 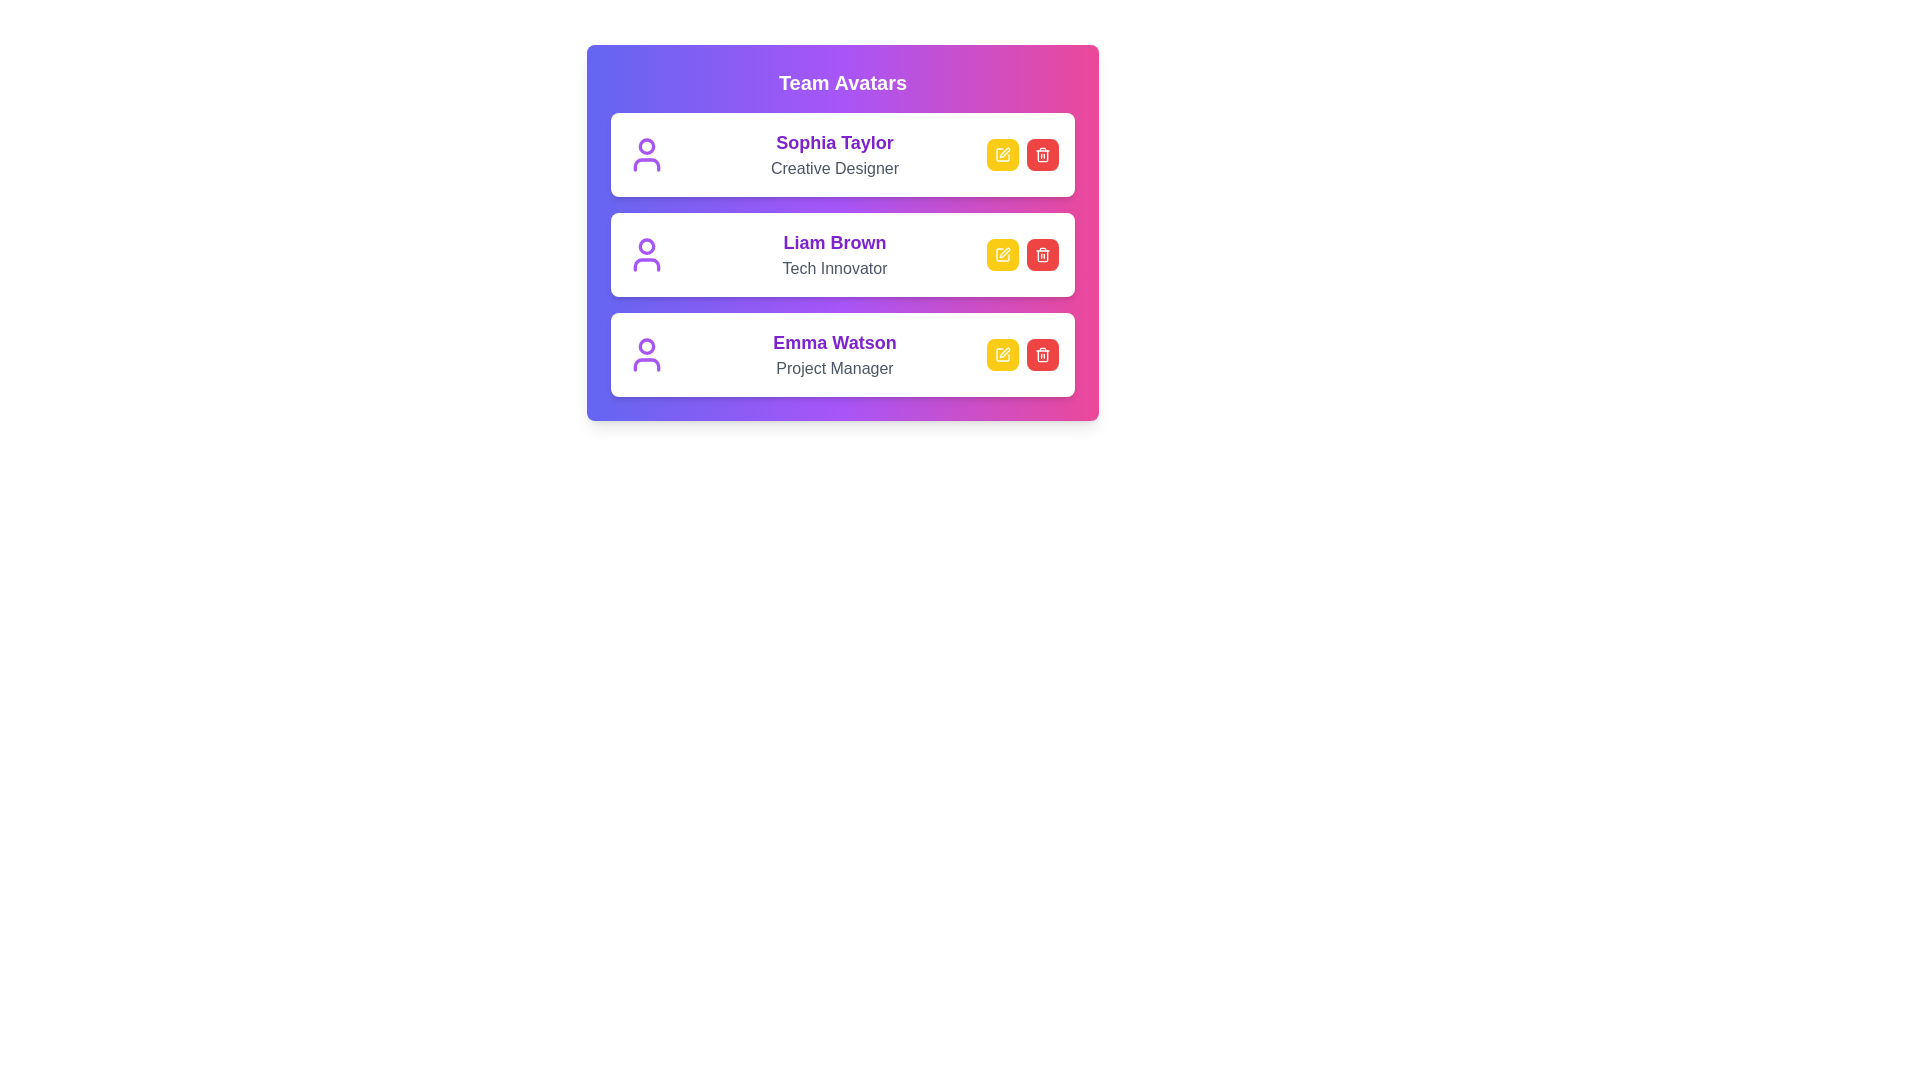 What do you see at coordinates (835, 353) in the screenshot?
I see `text displayed in the text element showing 'Emma Watson' in bold purple font, located in the lower section of the list within the 'Team Avatars' component` at bounding box center [835, 353].